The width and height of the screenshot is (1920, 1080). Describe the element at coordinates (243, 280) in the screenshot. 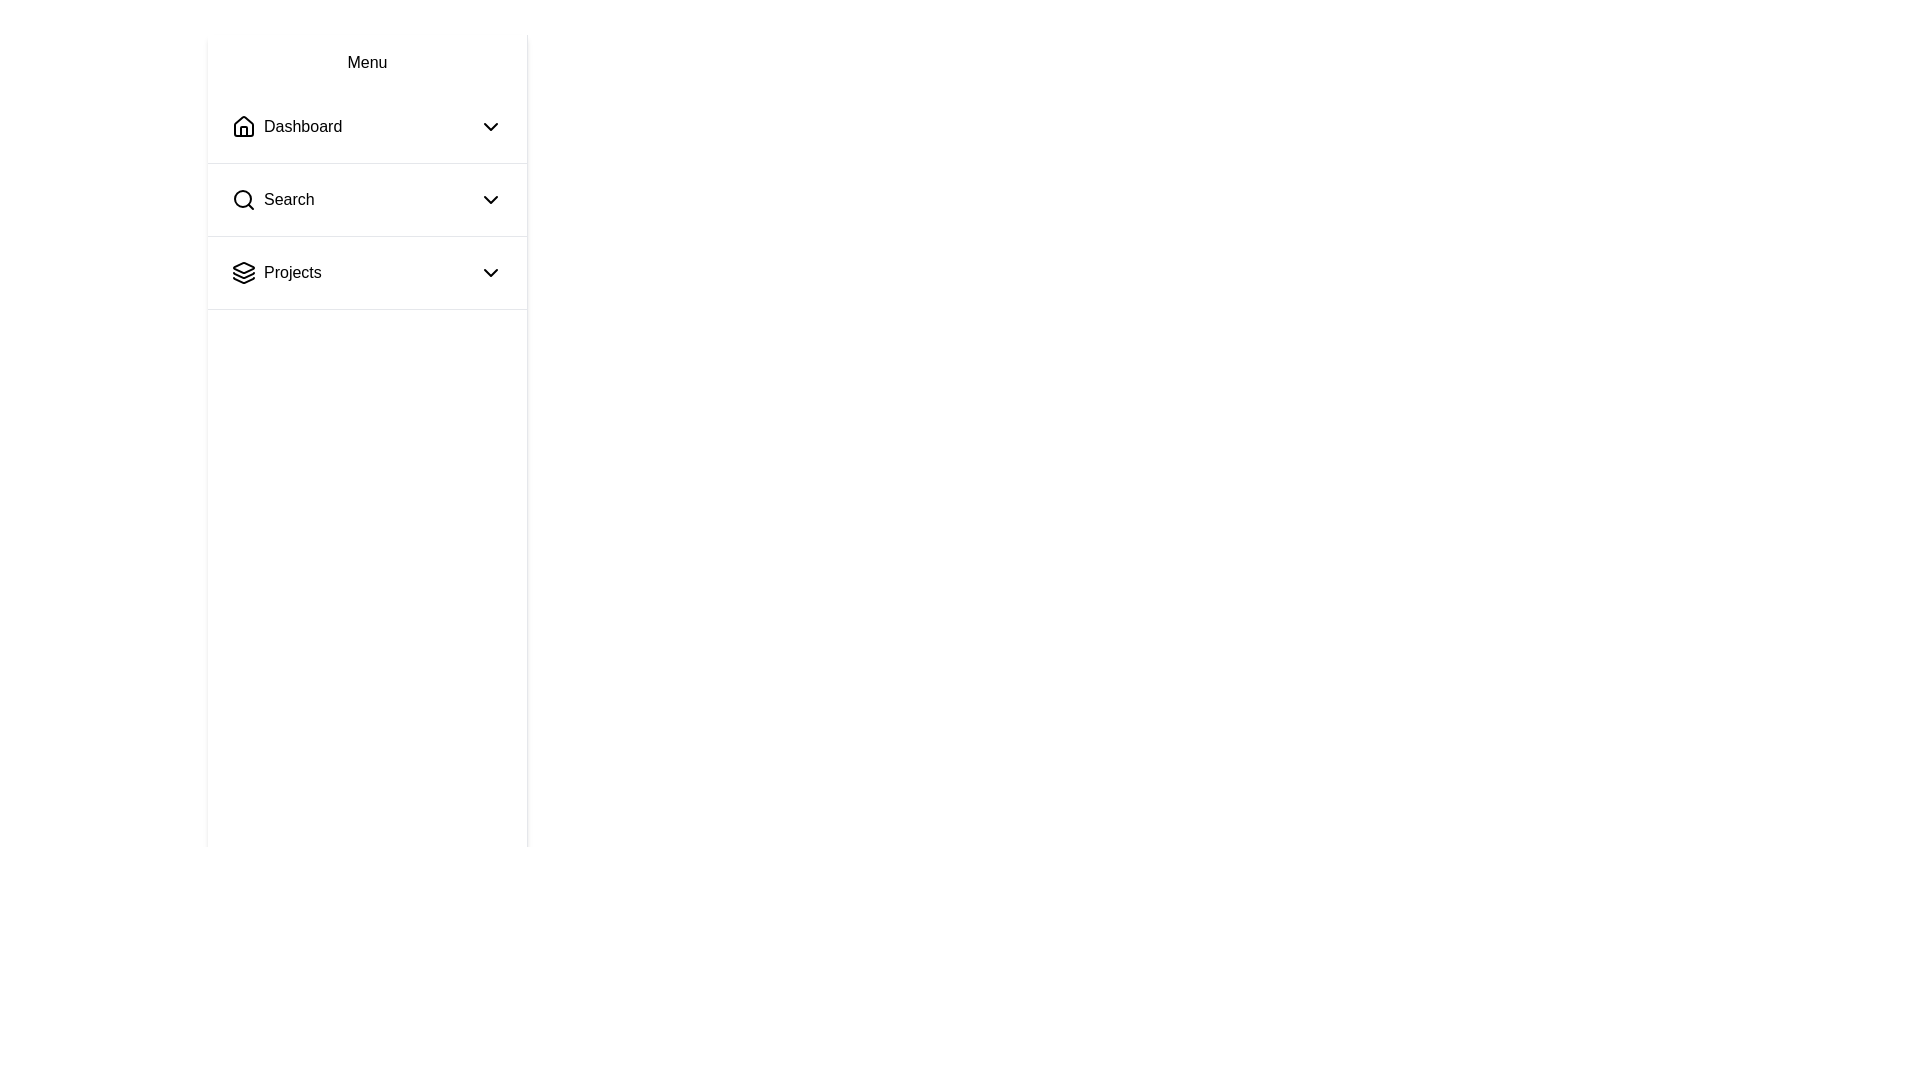

I see `the bottom layer graphic icon in the stack-shaped icon adjacent to the 'Projects' link in the navigation menu` at that location.